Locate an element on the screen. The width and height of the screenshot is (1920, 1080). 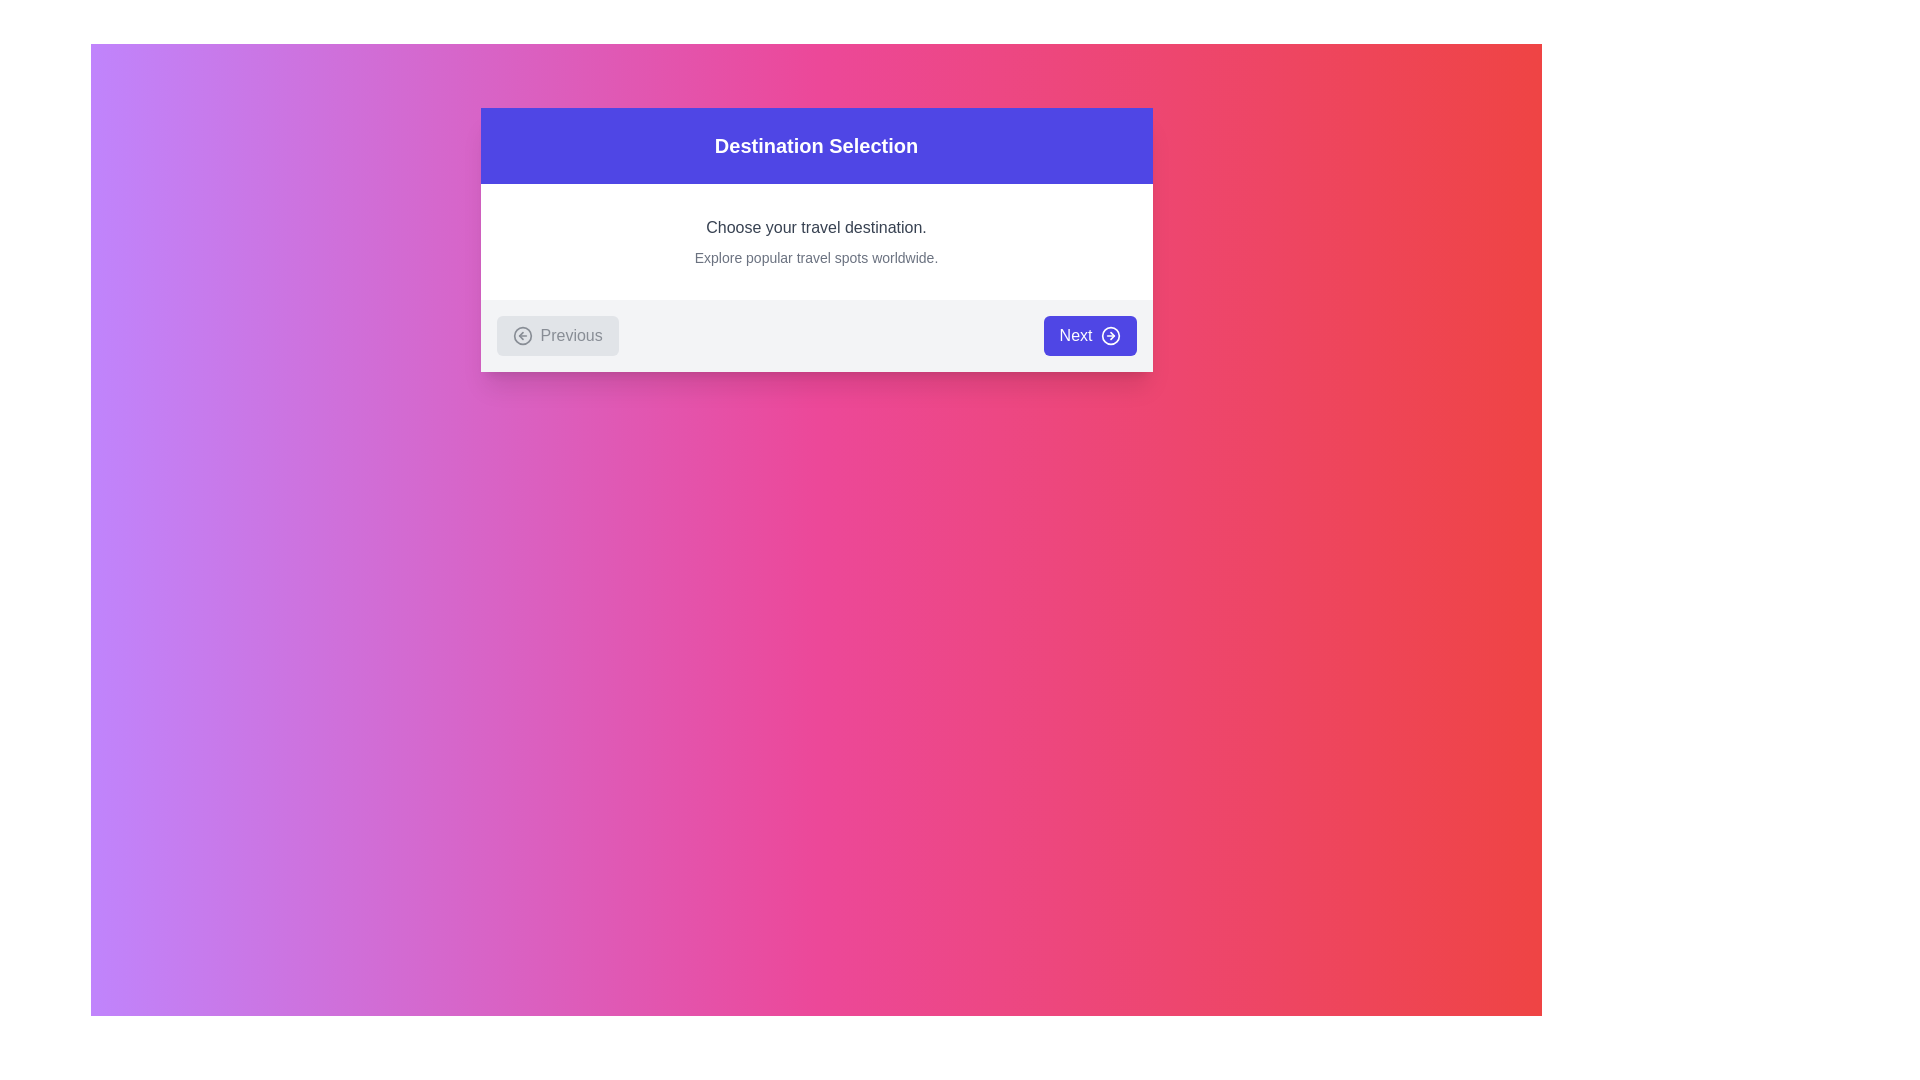
the Text Block that contains the headline 'Choose your travel destination.' and the subheading 'Explore popular travel spots worldwide.' located within the 'Destination Selection' dialog box is located at coordinates (816, 241).